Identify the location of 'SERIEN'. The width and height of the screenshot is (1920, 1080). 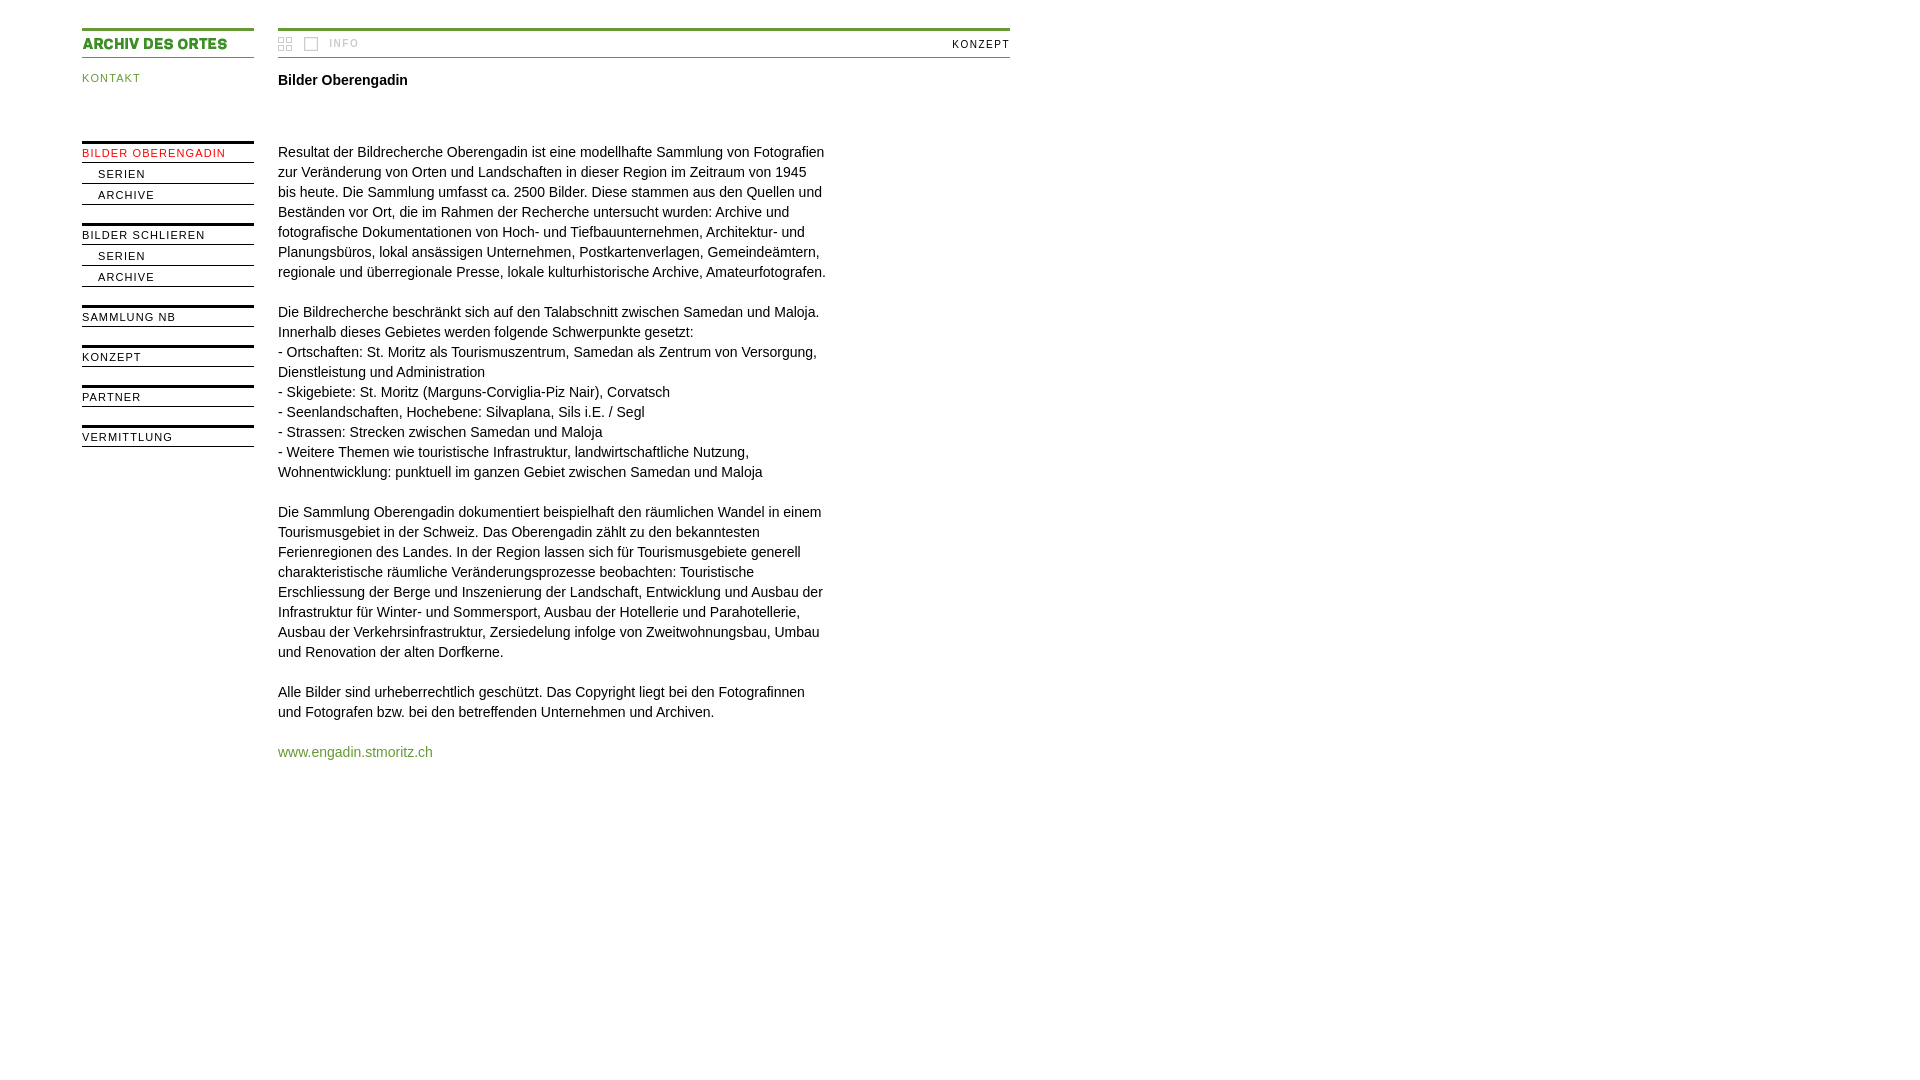
(120, 172).